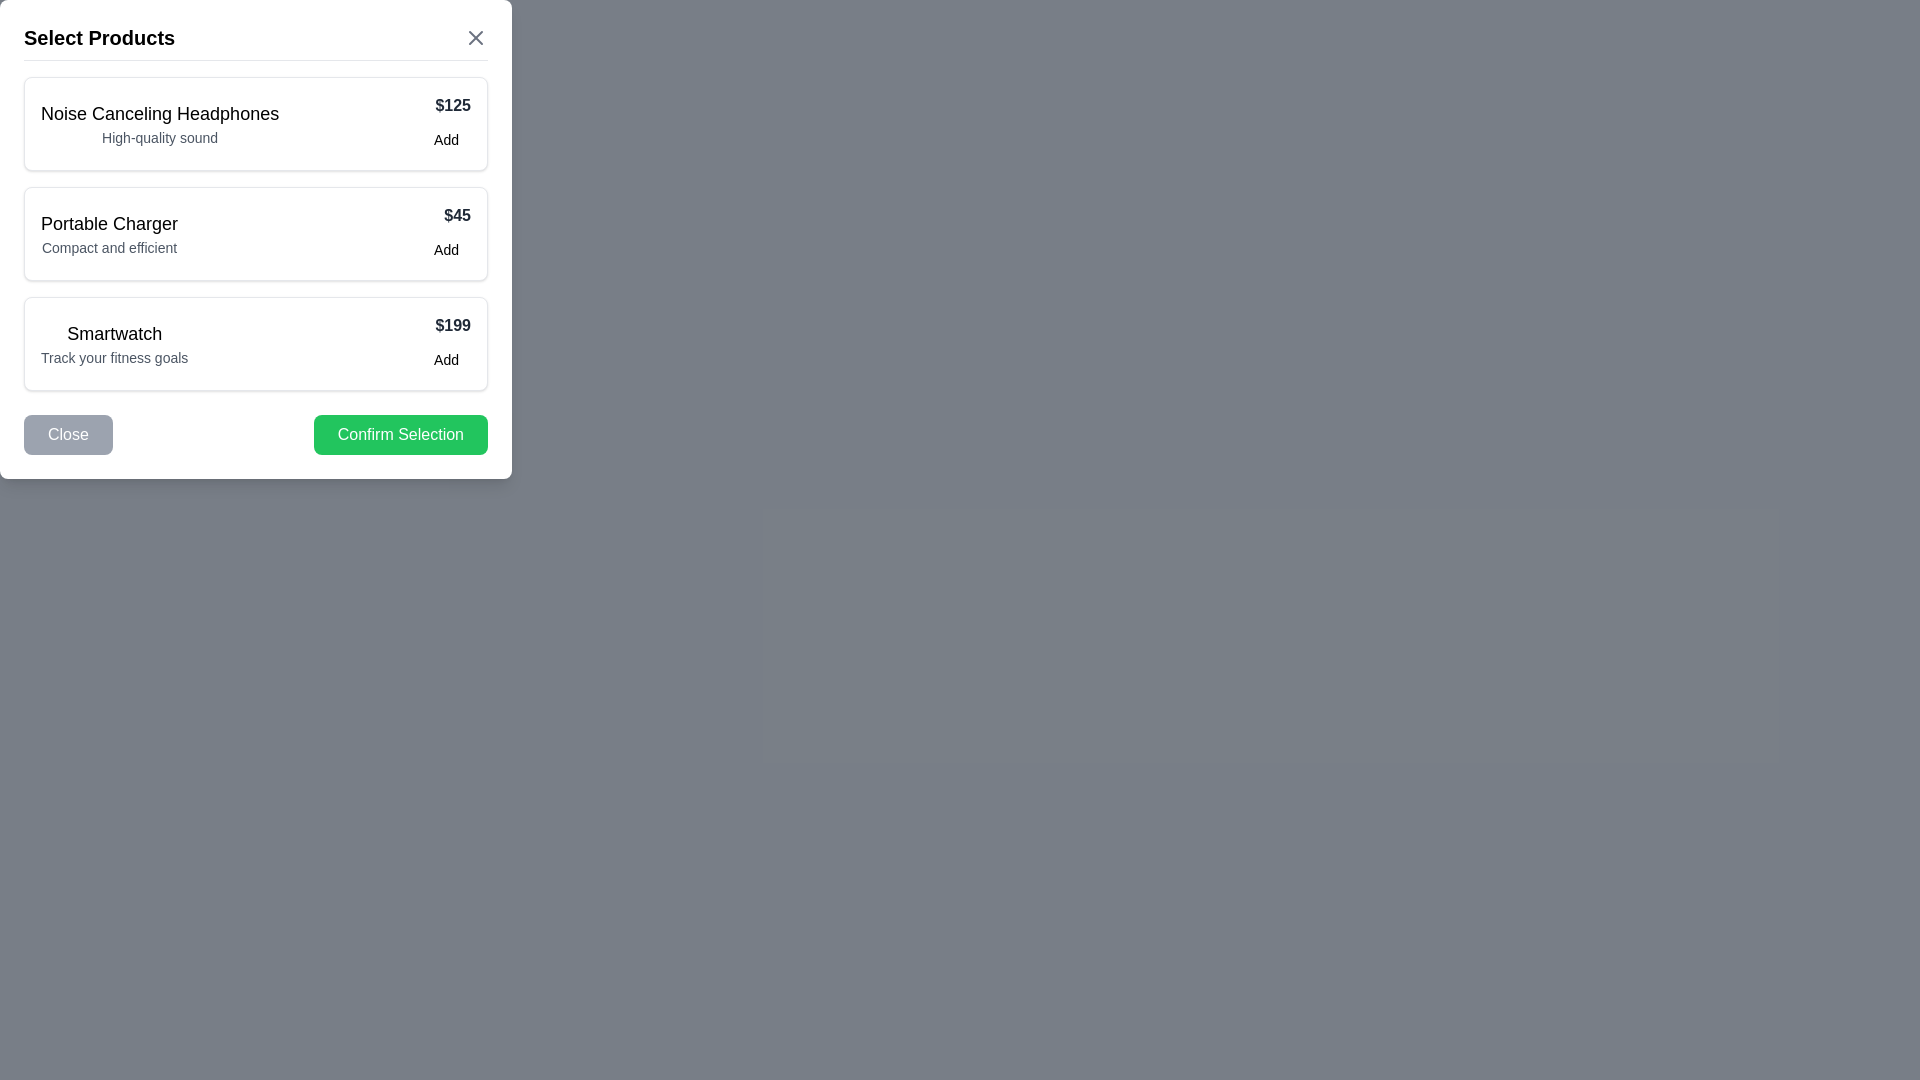  What do you see at coordinates (474, 38) in the screenshot?
I see `the small, diagonal cross icon located at the top-right corner of the 'Select Products' modal window` at bounding box center [474, 38].